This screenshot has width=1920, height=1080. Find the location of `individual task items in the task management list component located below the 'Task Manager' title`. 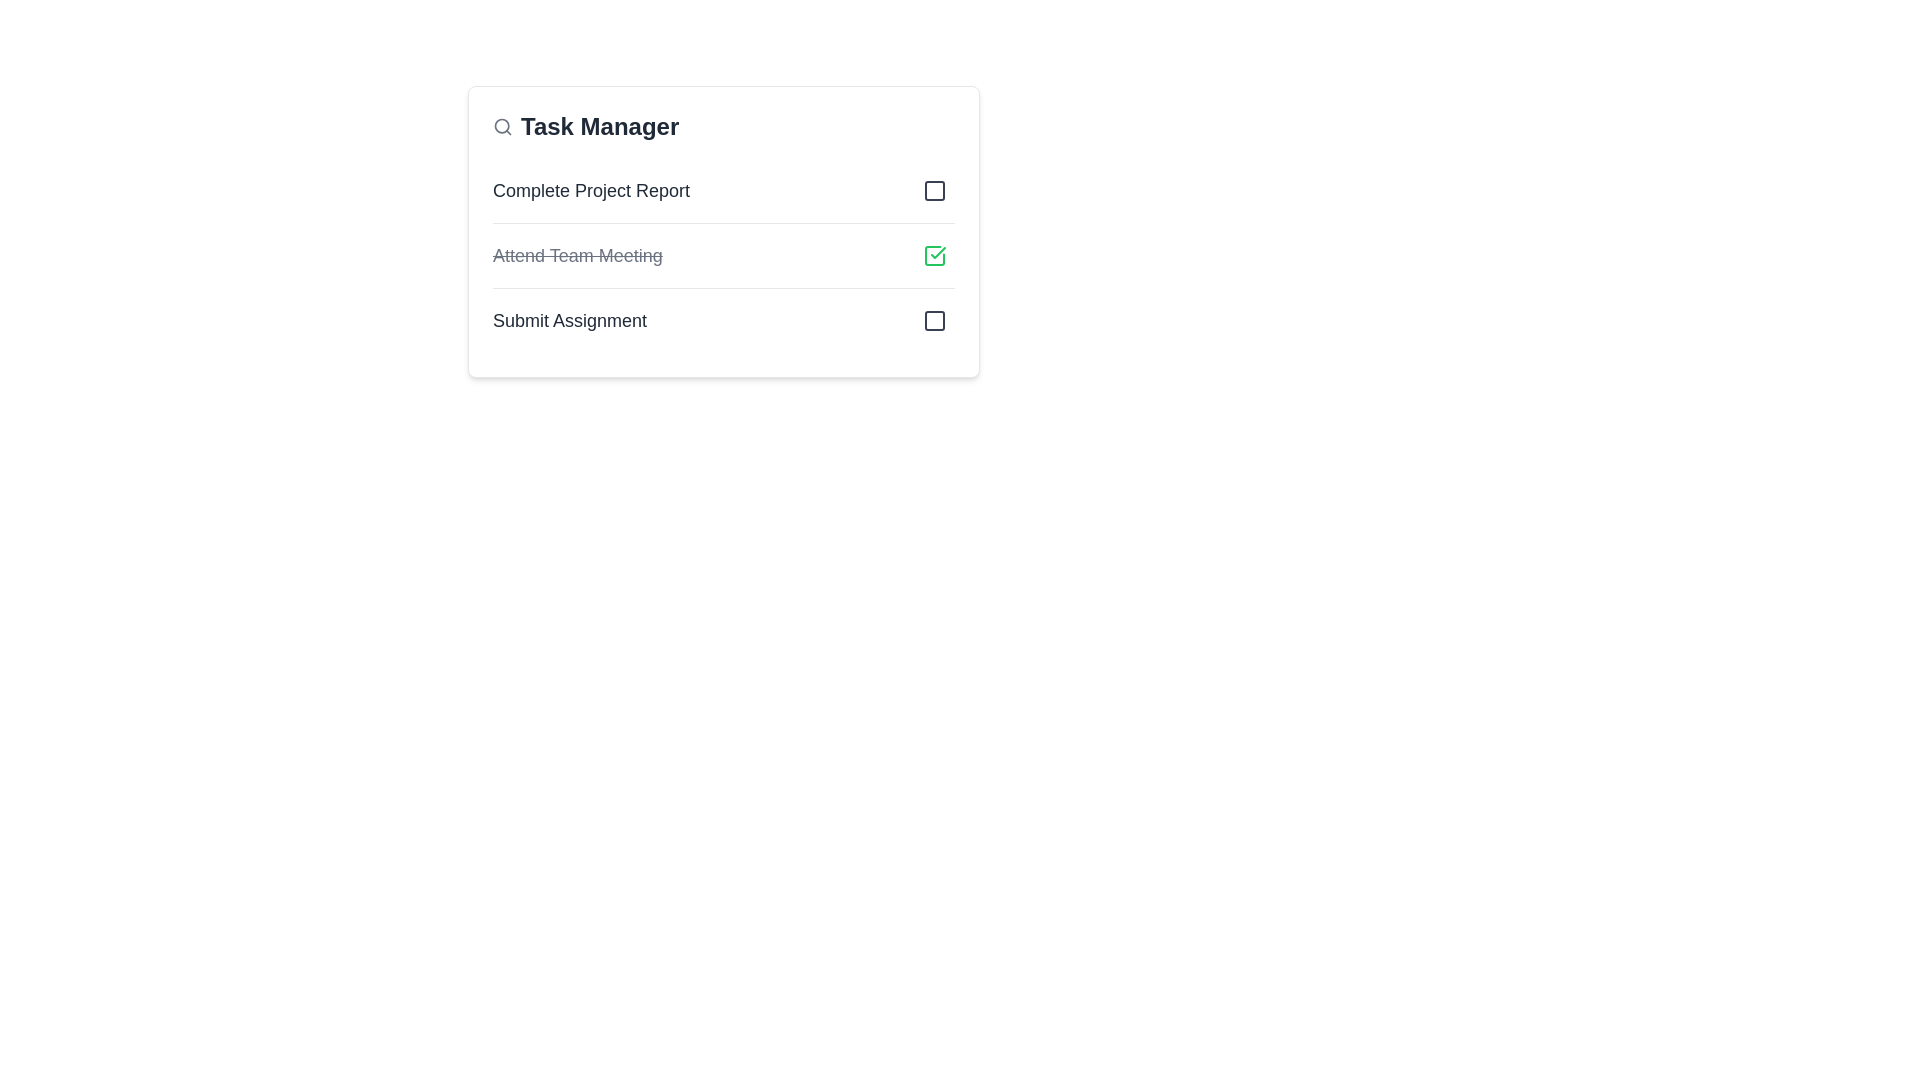

individual task items in the task management list component located below the 'Task Manager' title is located at coordinates (723, 254).